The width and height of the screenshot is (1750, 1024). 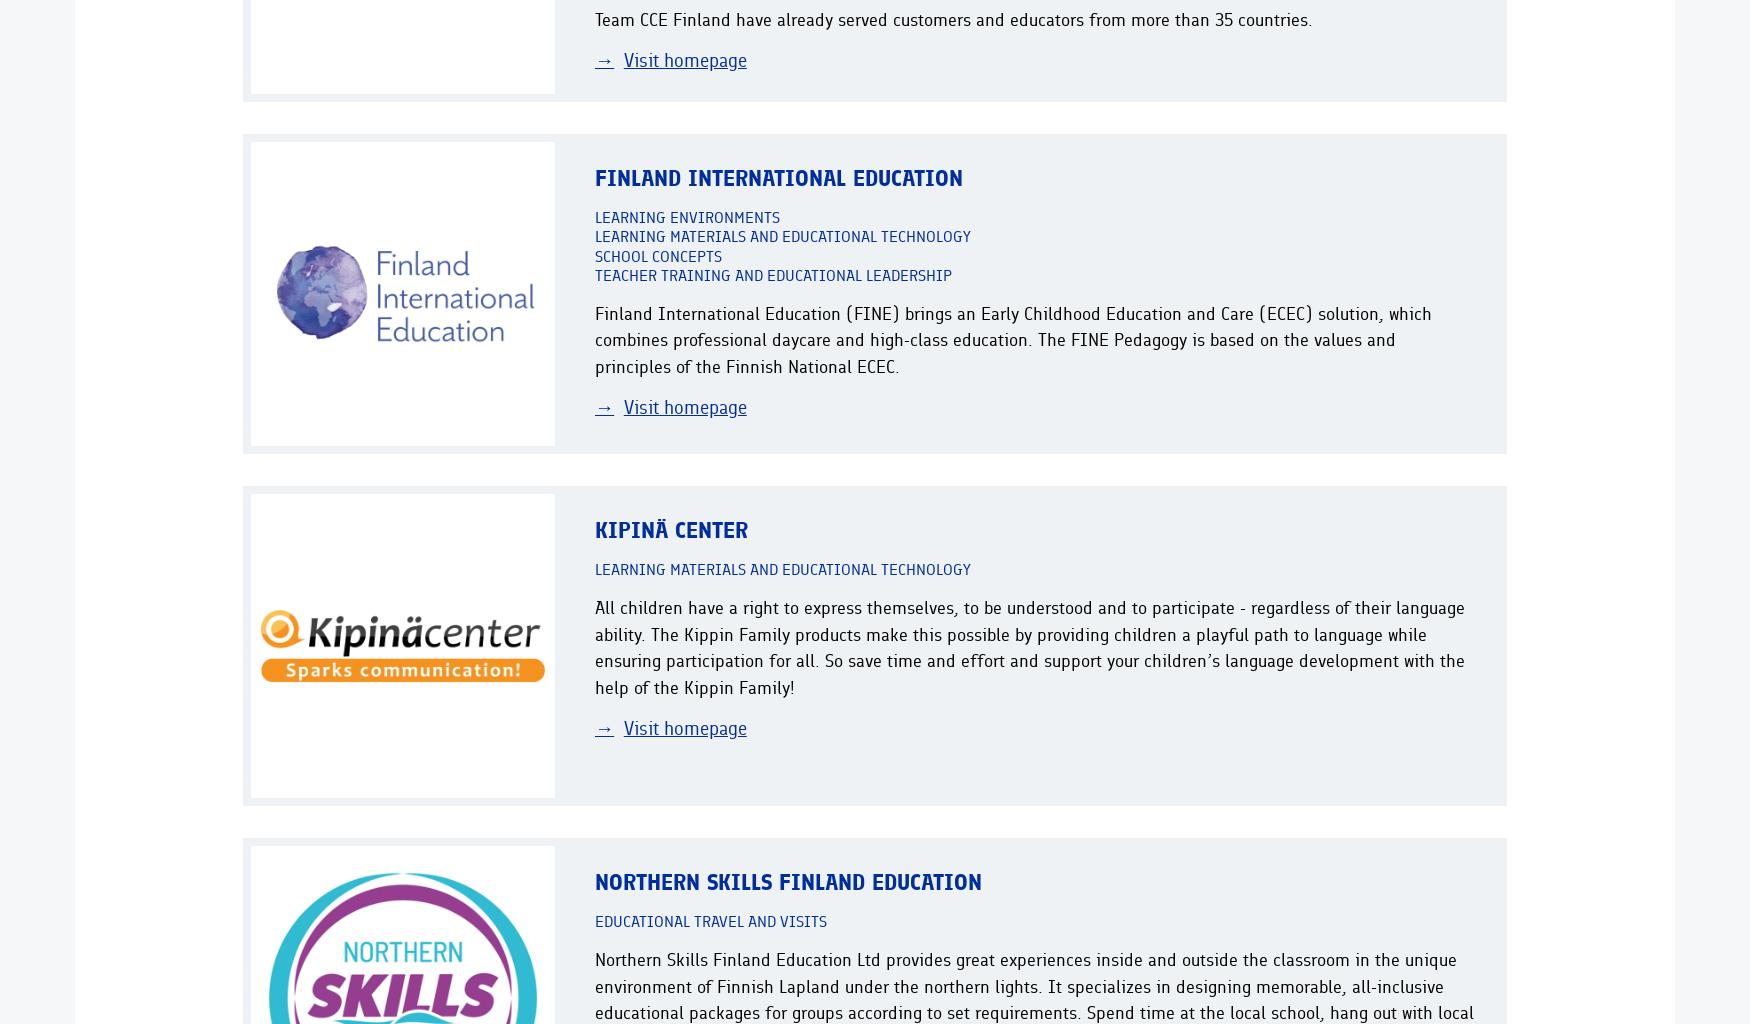 I want to click on 'Teacher training and educational leadership', so click(x=772, y=274).